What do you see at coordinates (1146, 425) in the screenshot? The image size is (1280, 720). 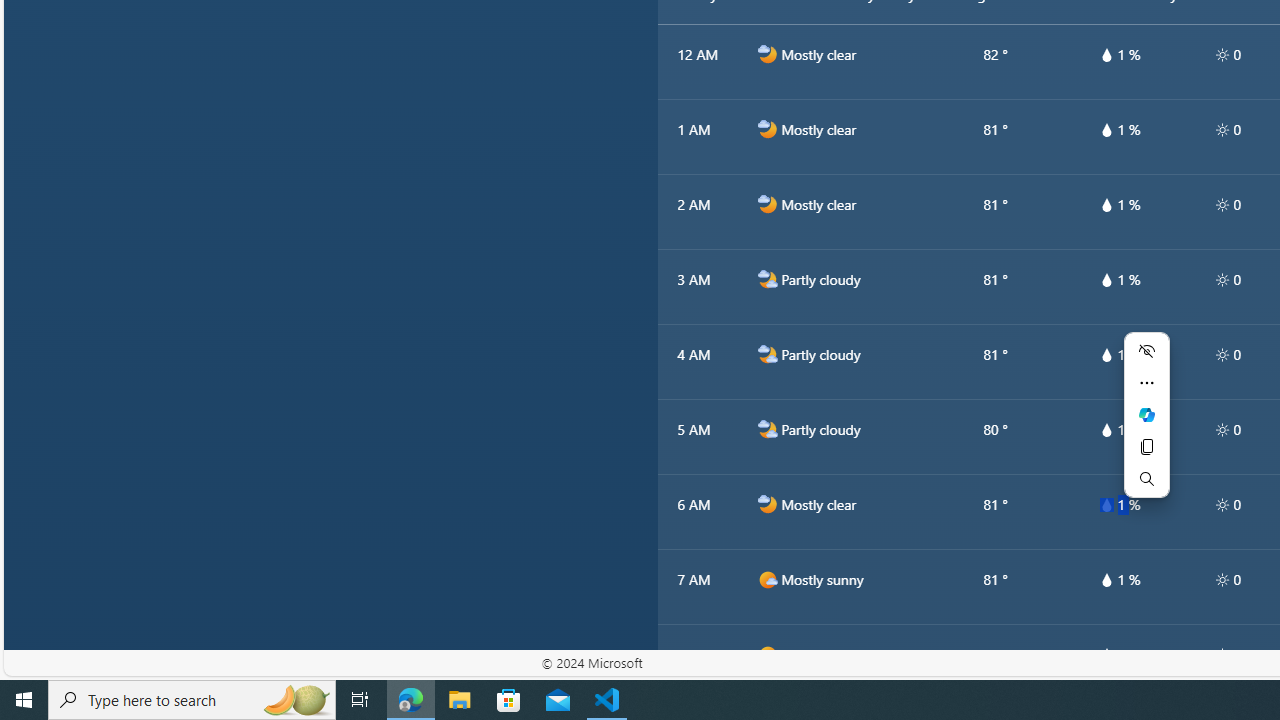 I see `'Mini menu on text selection'` at bounding box center [1146, 425].